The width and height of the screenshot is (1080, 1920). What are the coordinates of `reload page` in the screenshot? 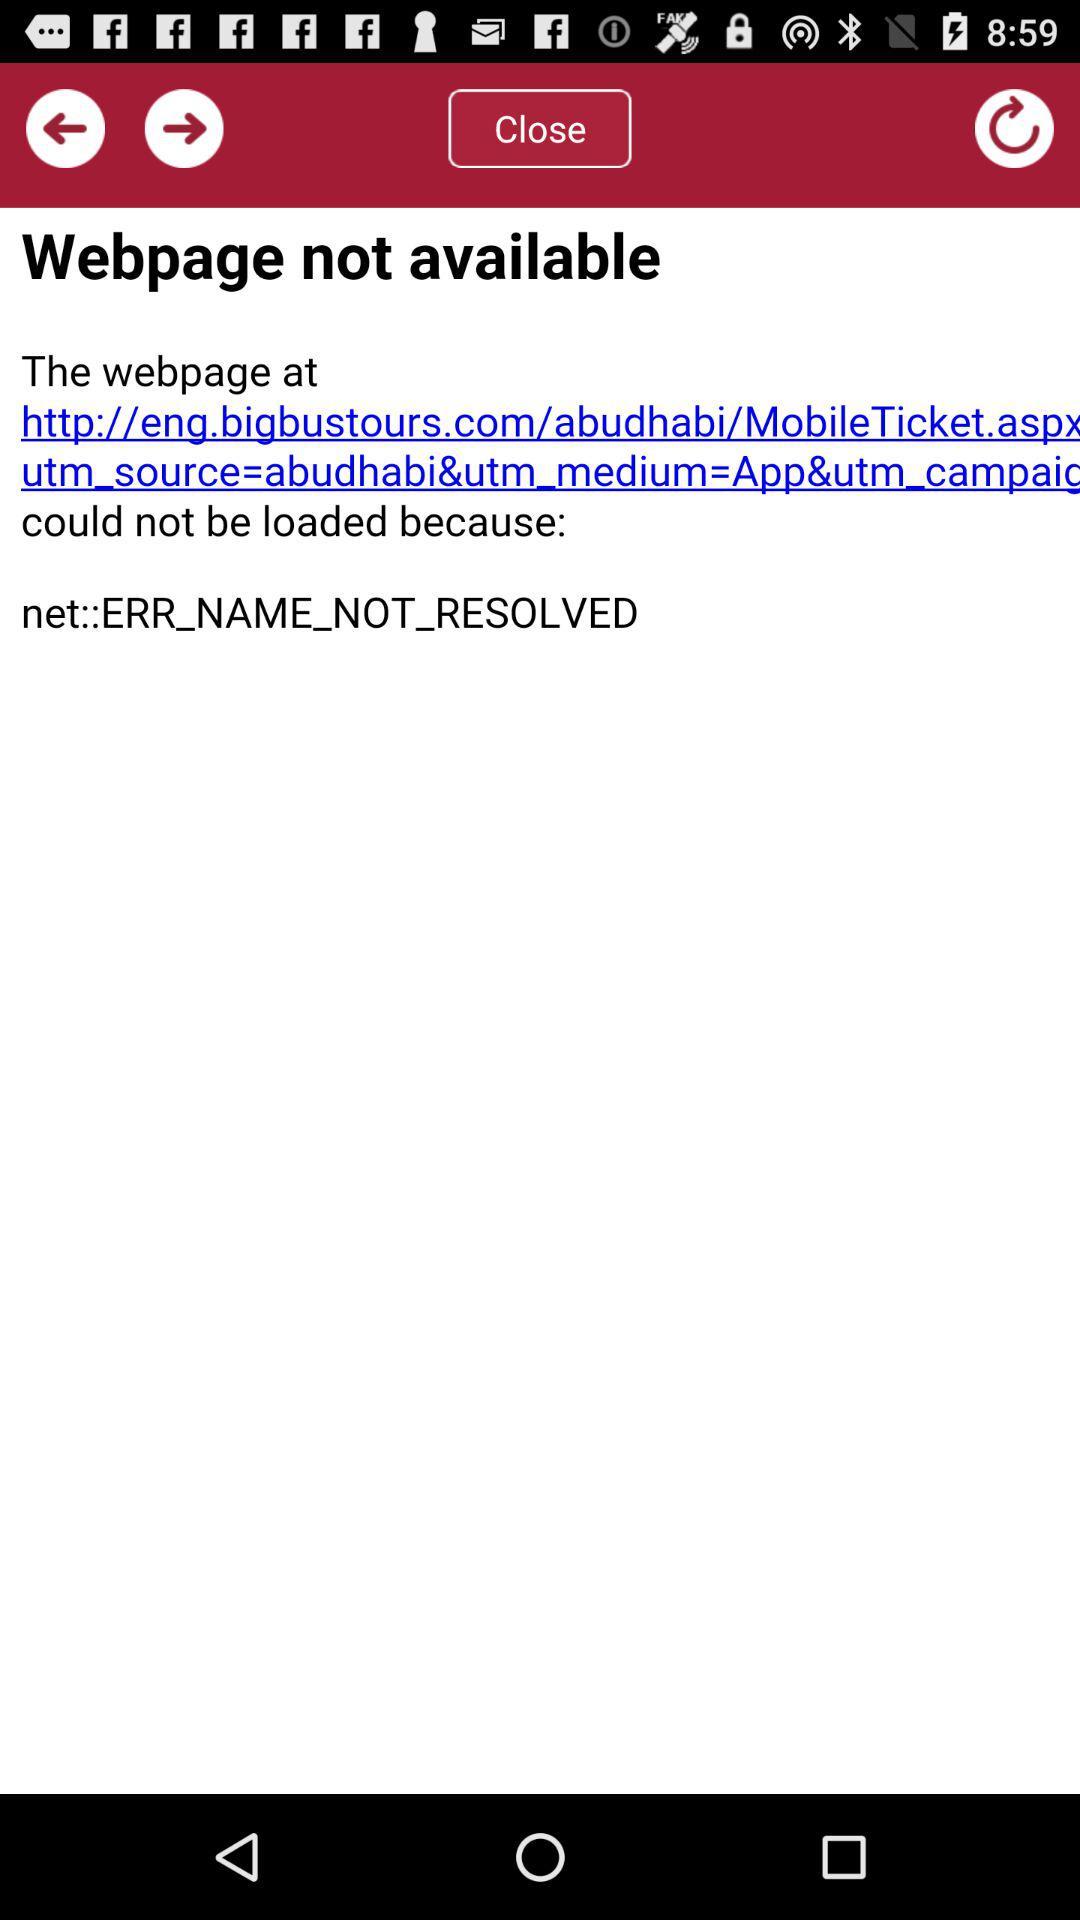 It's located at (540, 1000).